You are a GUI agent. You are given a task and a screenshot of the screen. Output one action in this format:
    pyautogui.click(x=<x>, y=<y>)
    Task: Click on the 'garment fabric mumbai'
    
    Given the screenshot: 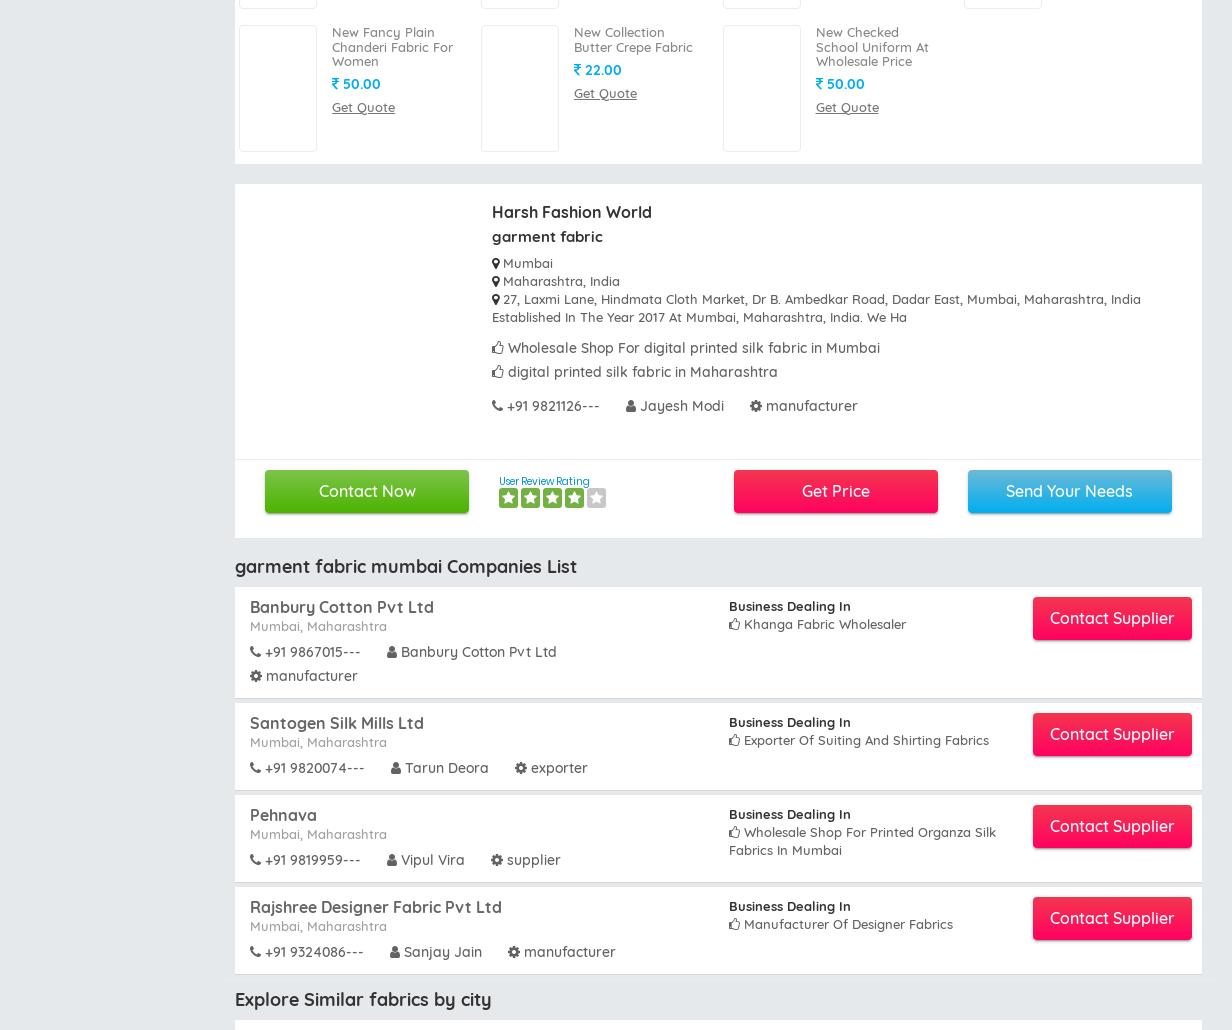 What is the action you would take?
    pyautogui.click(x=961, y=963)
    